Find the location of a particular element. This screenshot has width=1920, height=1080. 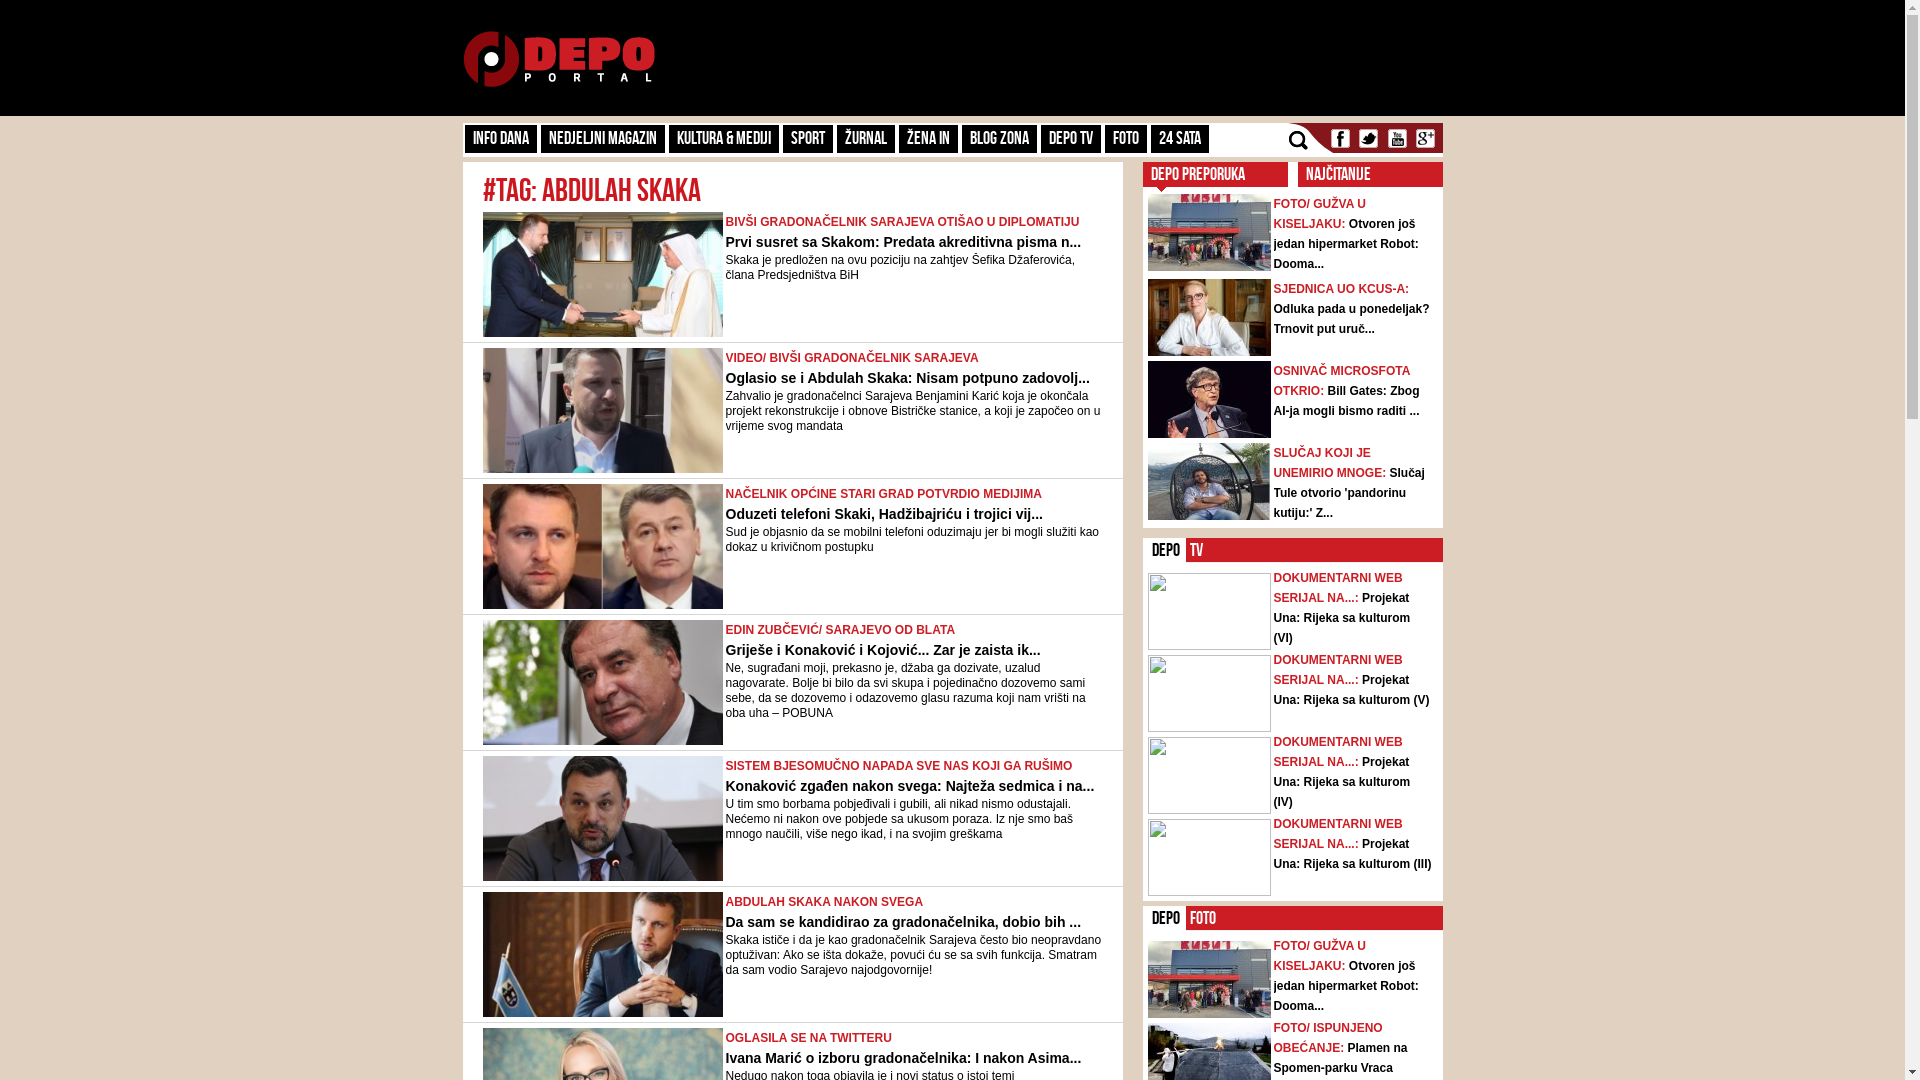

'Facebook' is located at coordinates (1340, 137).